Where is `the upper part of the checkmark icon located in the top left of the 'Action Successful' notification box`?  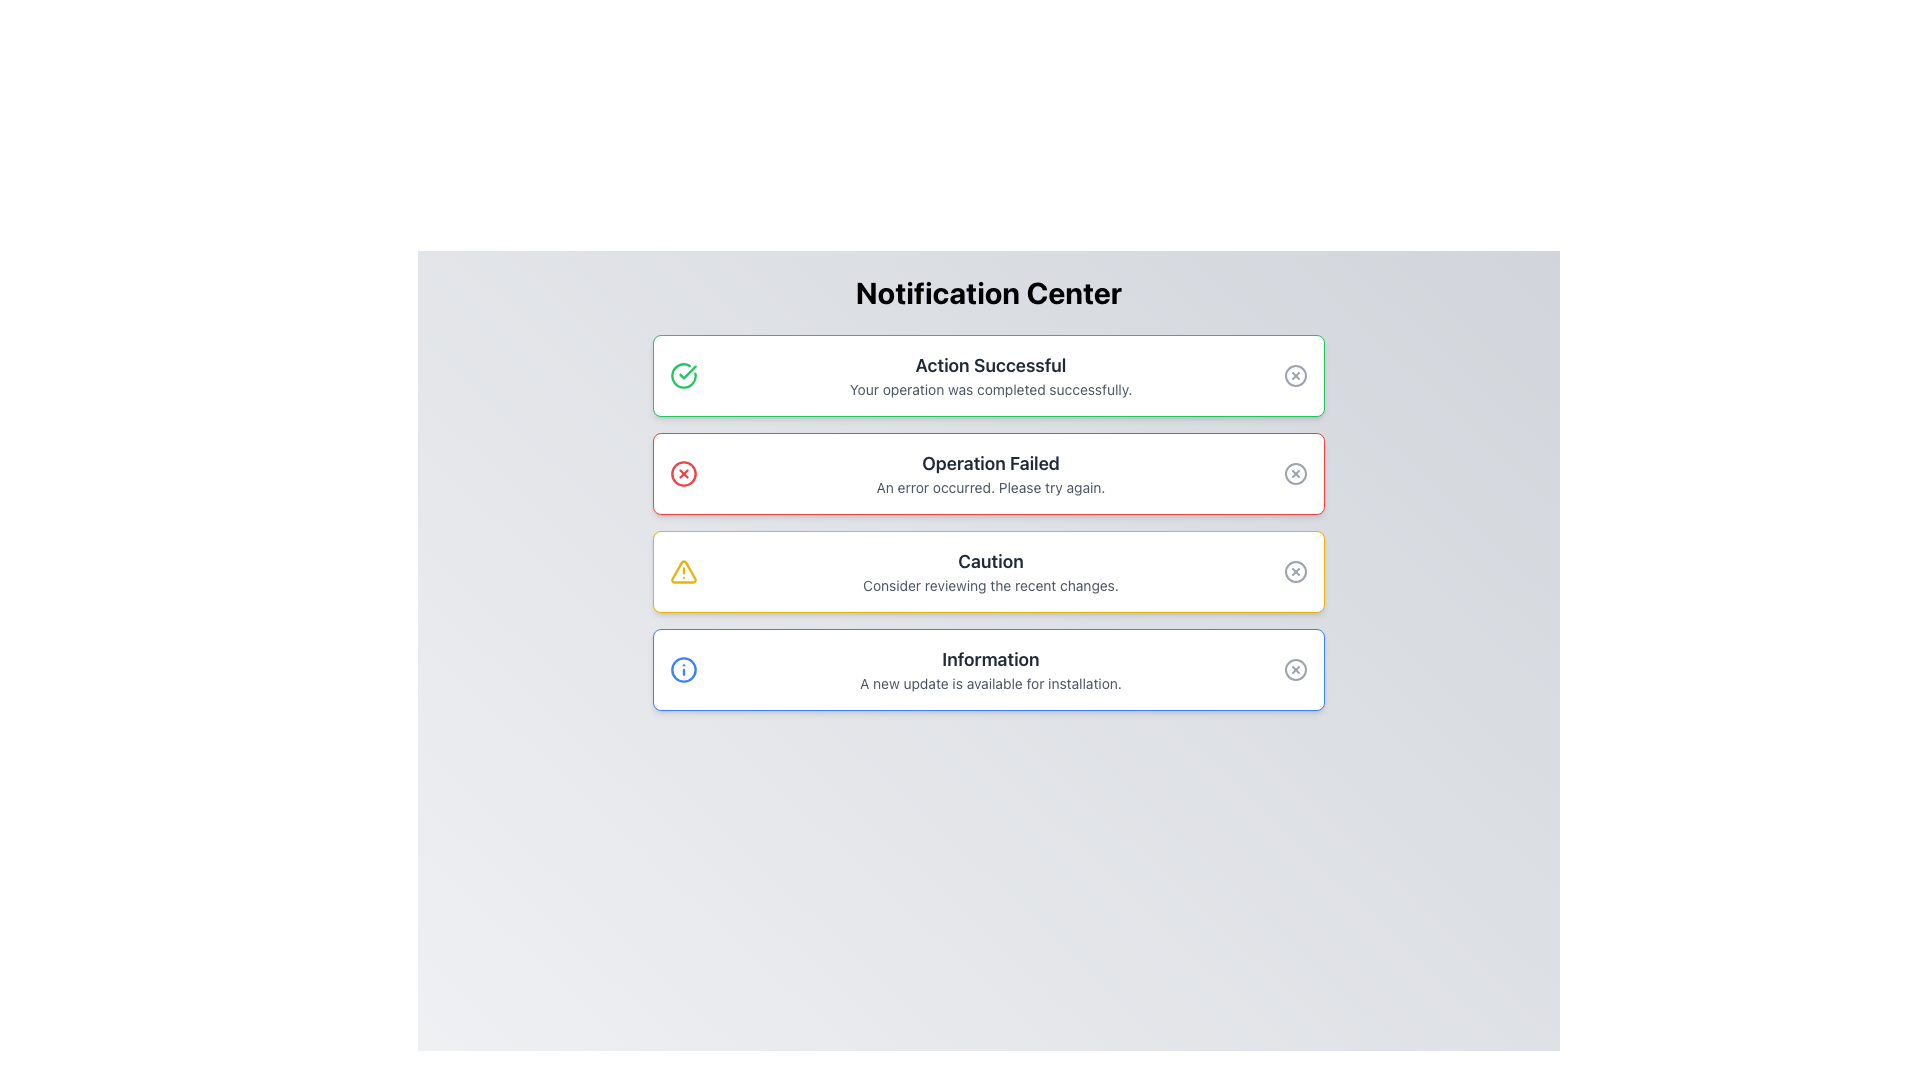 the upper part of the checkmark icon located in the top left of the 'Action Successful' notification box is located at coordinates (684, 375).